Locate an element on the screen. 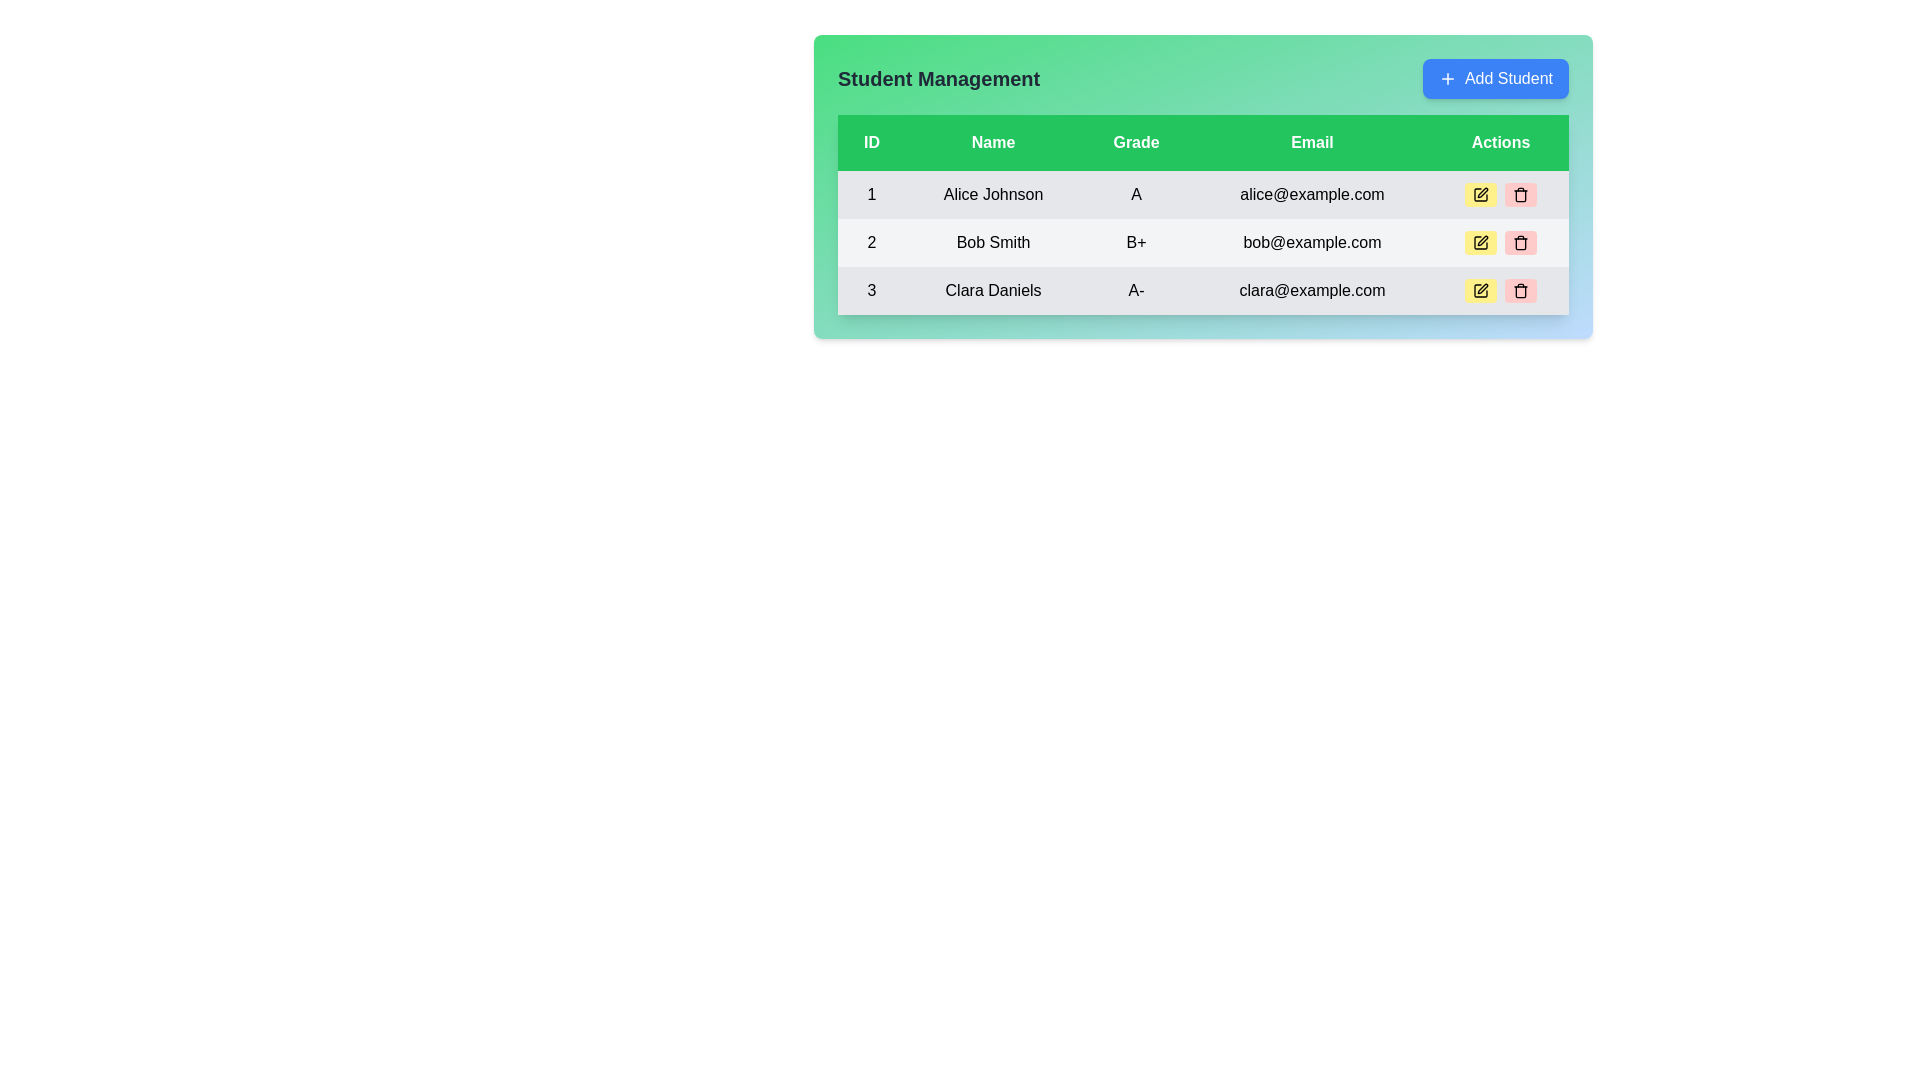  the 'edit' icon represented by a pencil graphic located in the 'Actions' column of the last row in the table is located at coordinates (1480, 290).